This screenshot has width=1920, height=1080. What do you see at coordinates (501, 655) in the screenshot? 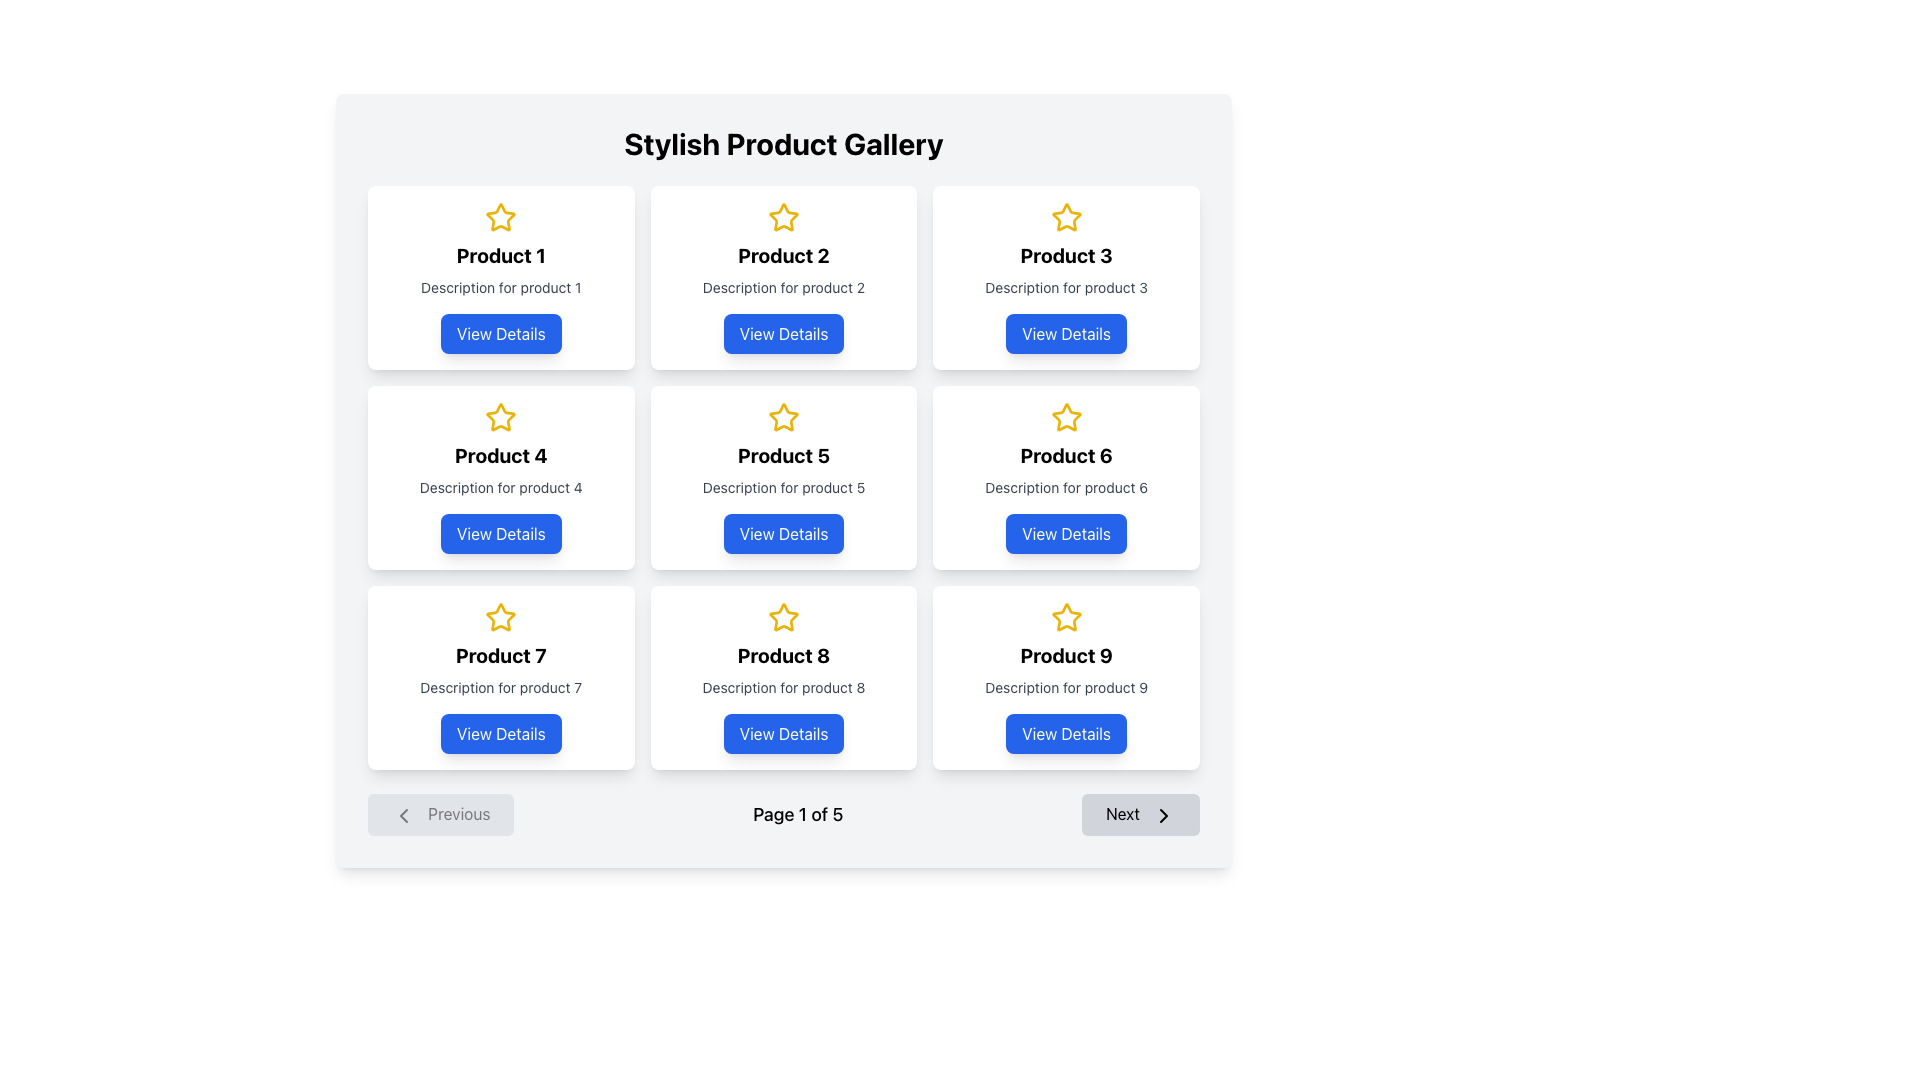
I see `product title text label located in the leftmost column of the grid layout, directly below the yellow star icon` at bounding box center [501, 655].